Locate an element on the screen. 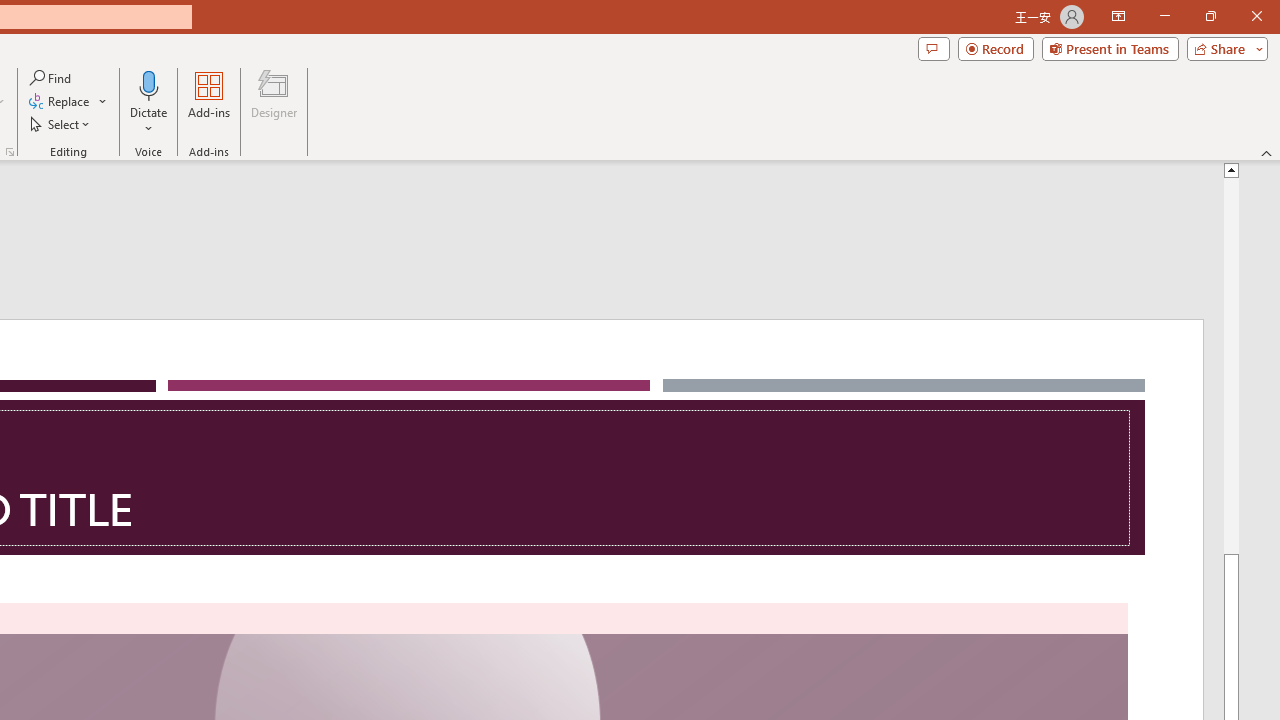  'Close' is located at coordinates (1255, 16).